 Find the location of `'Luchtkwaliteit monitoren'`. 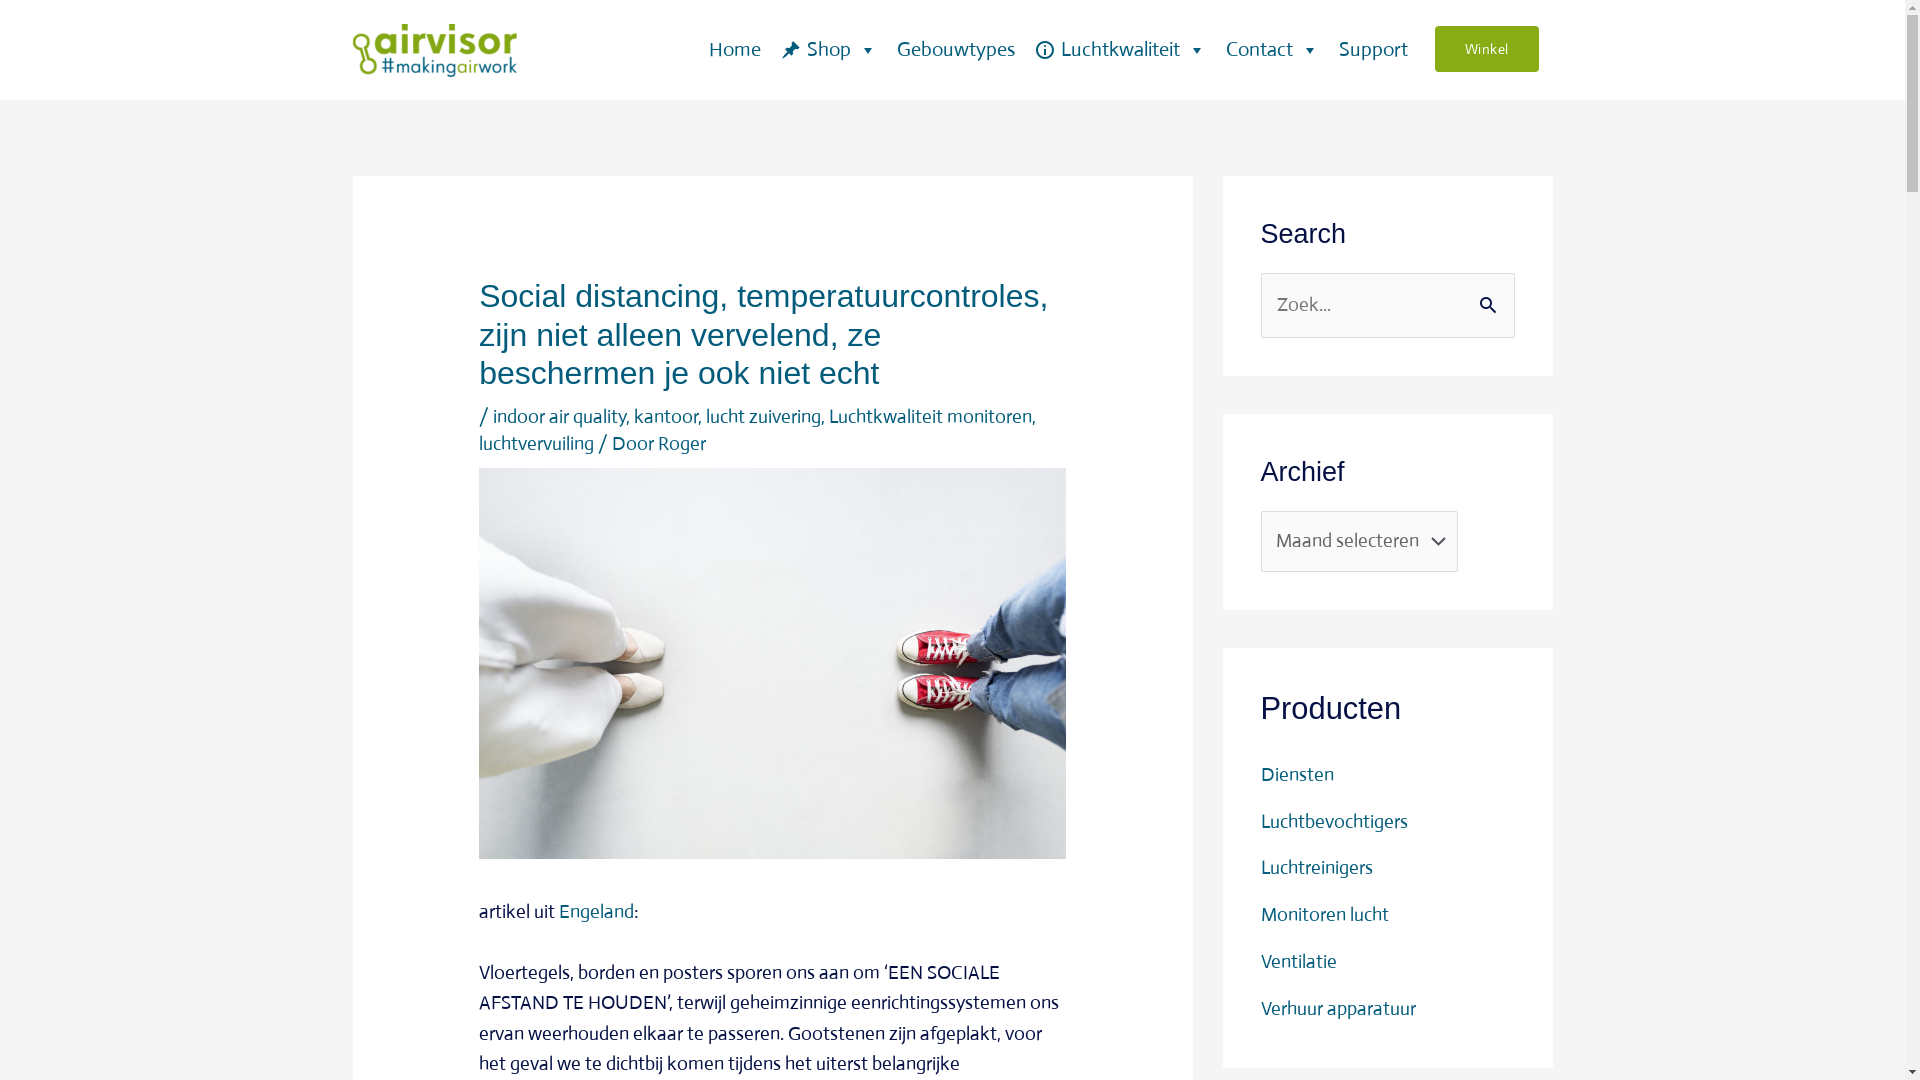

'Luchtkwaliteit monitoren' is located at coordinates (929, 415).